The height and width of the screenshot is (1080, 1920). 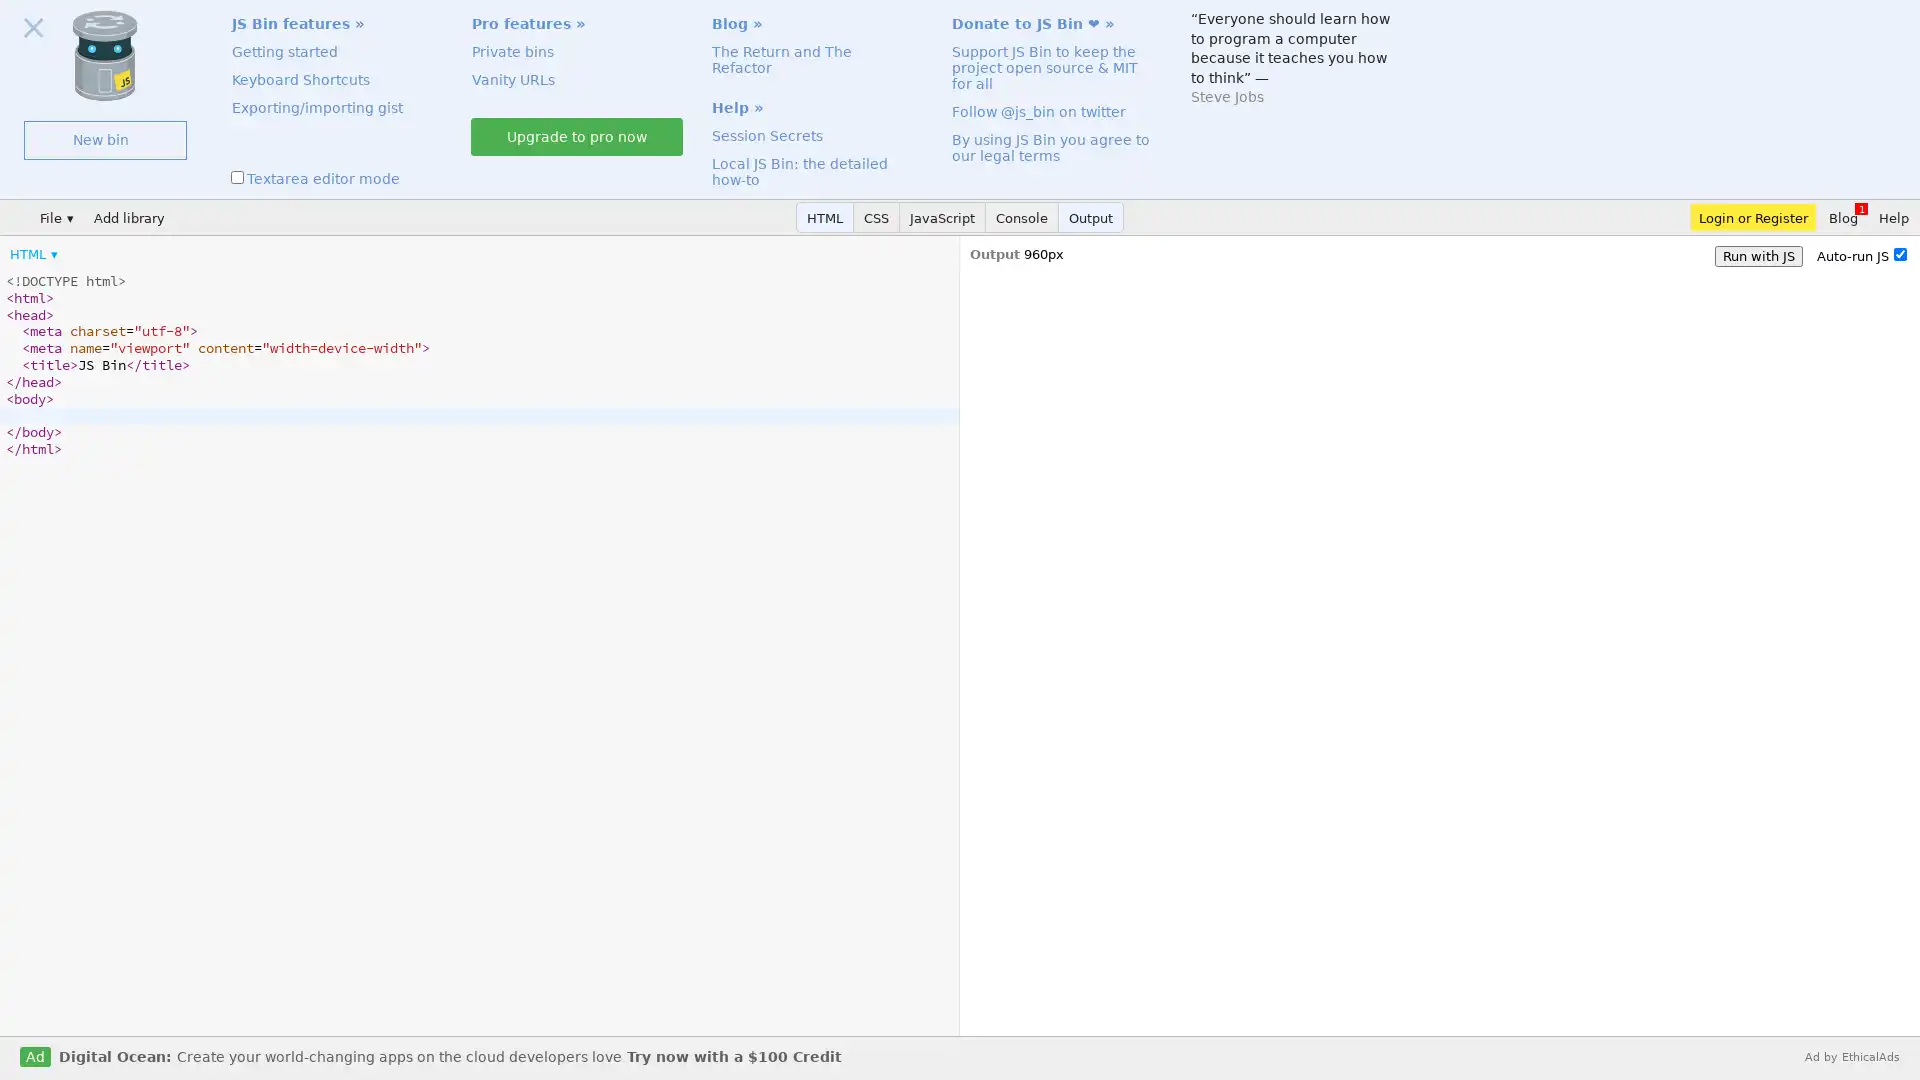 I want to click on CSS Panel: Inactive, so click(x=877, y=217).